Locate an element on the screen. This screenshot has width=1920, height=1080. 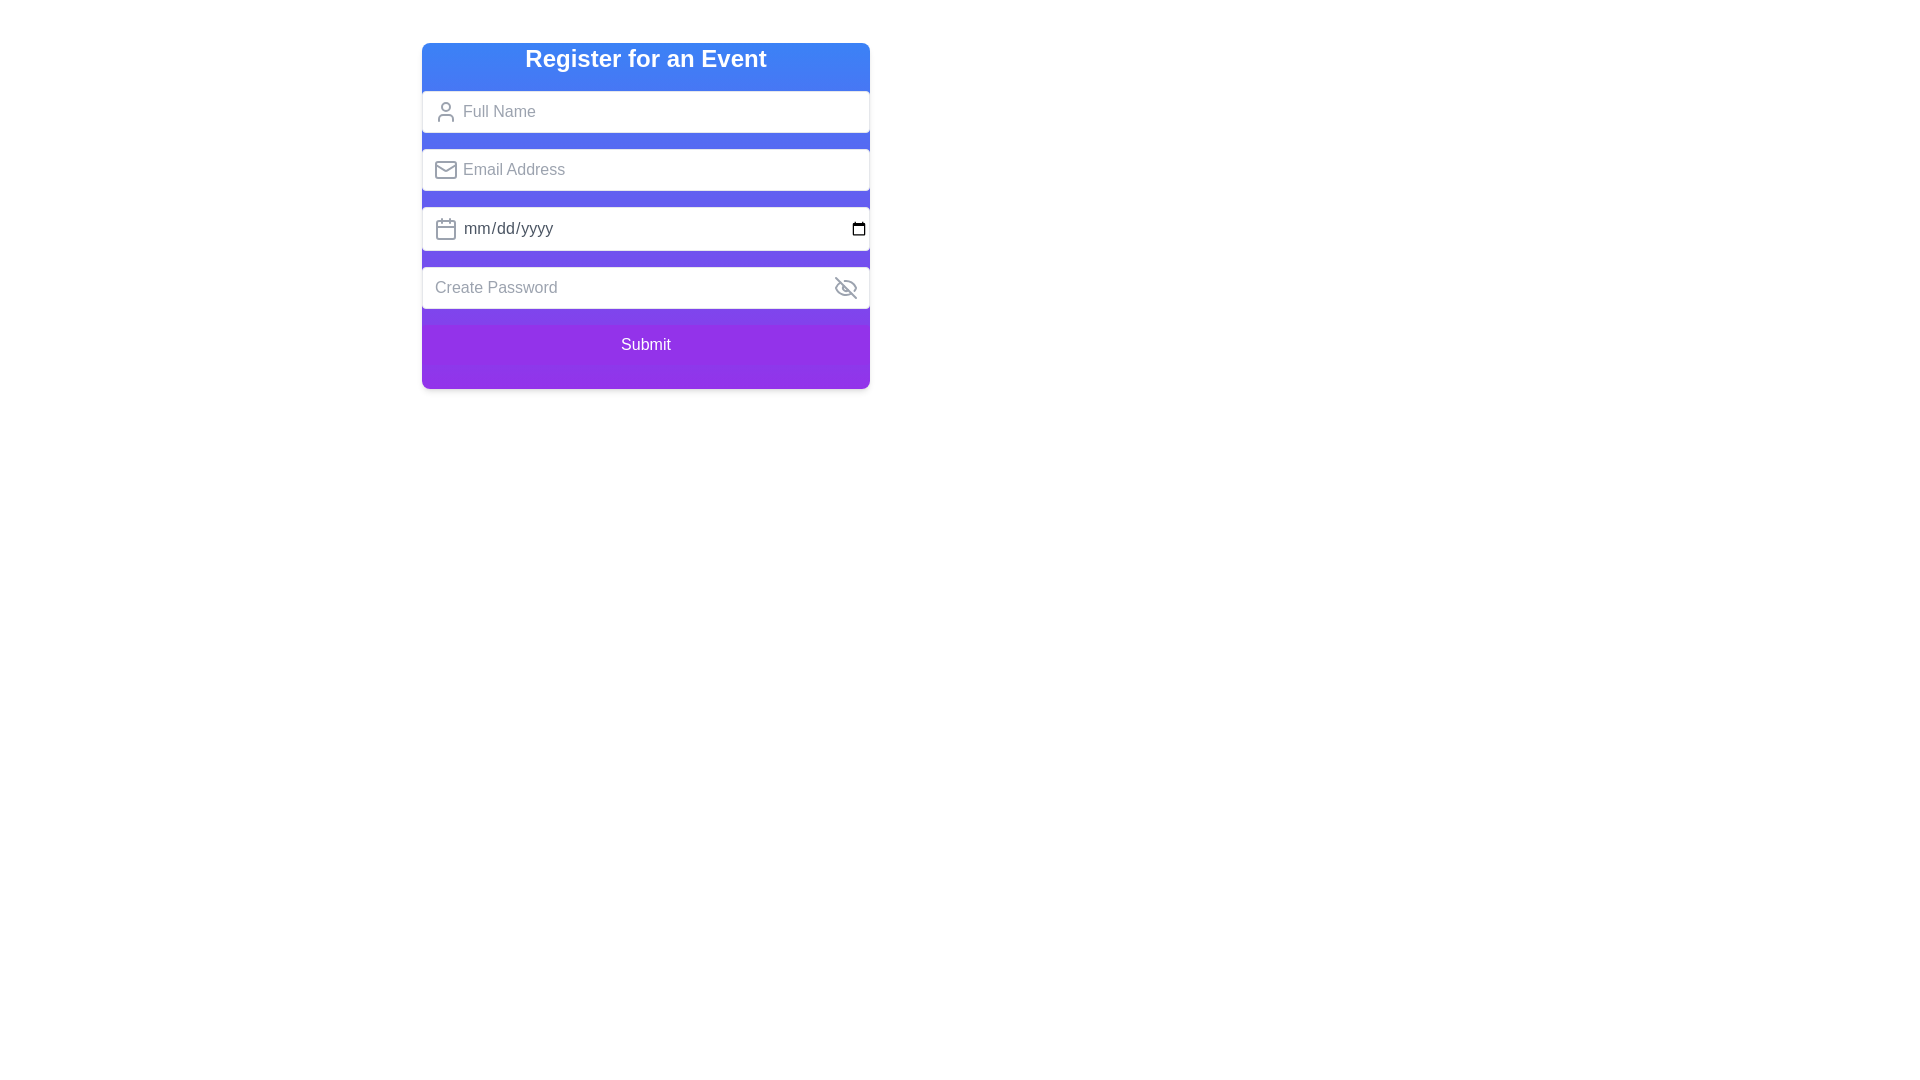
the email input field, which is the second visible input field in the registration form, to focus and type an email address is located at coordinates (646, 168).